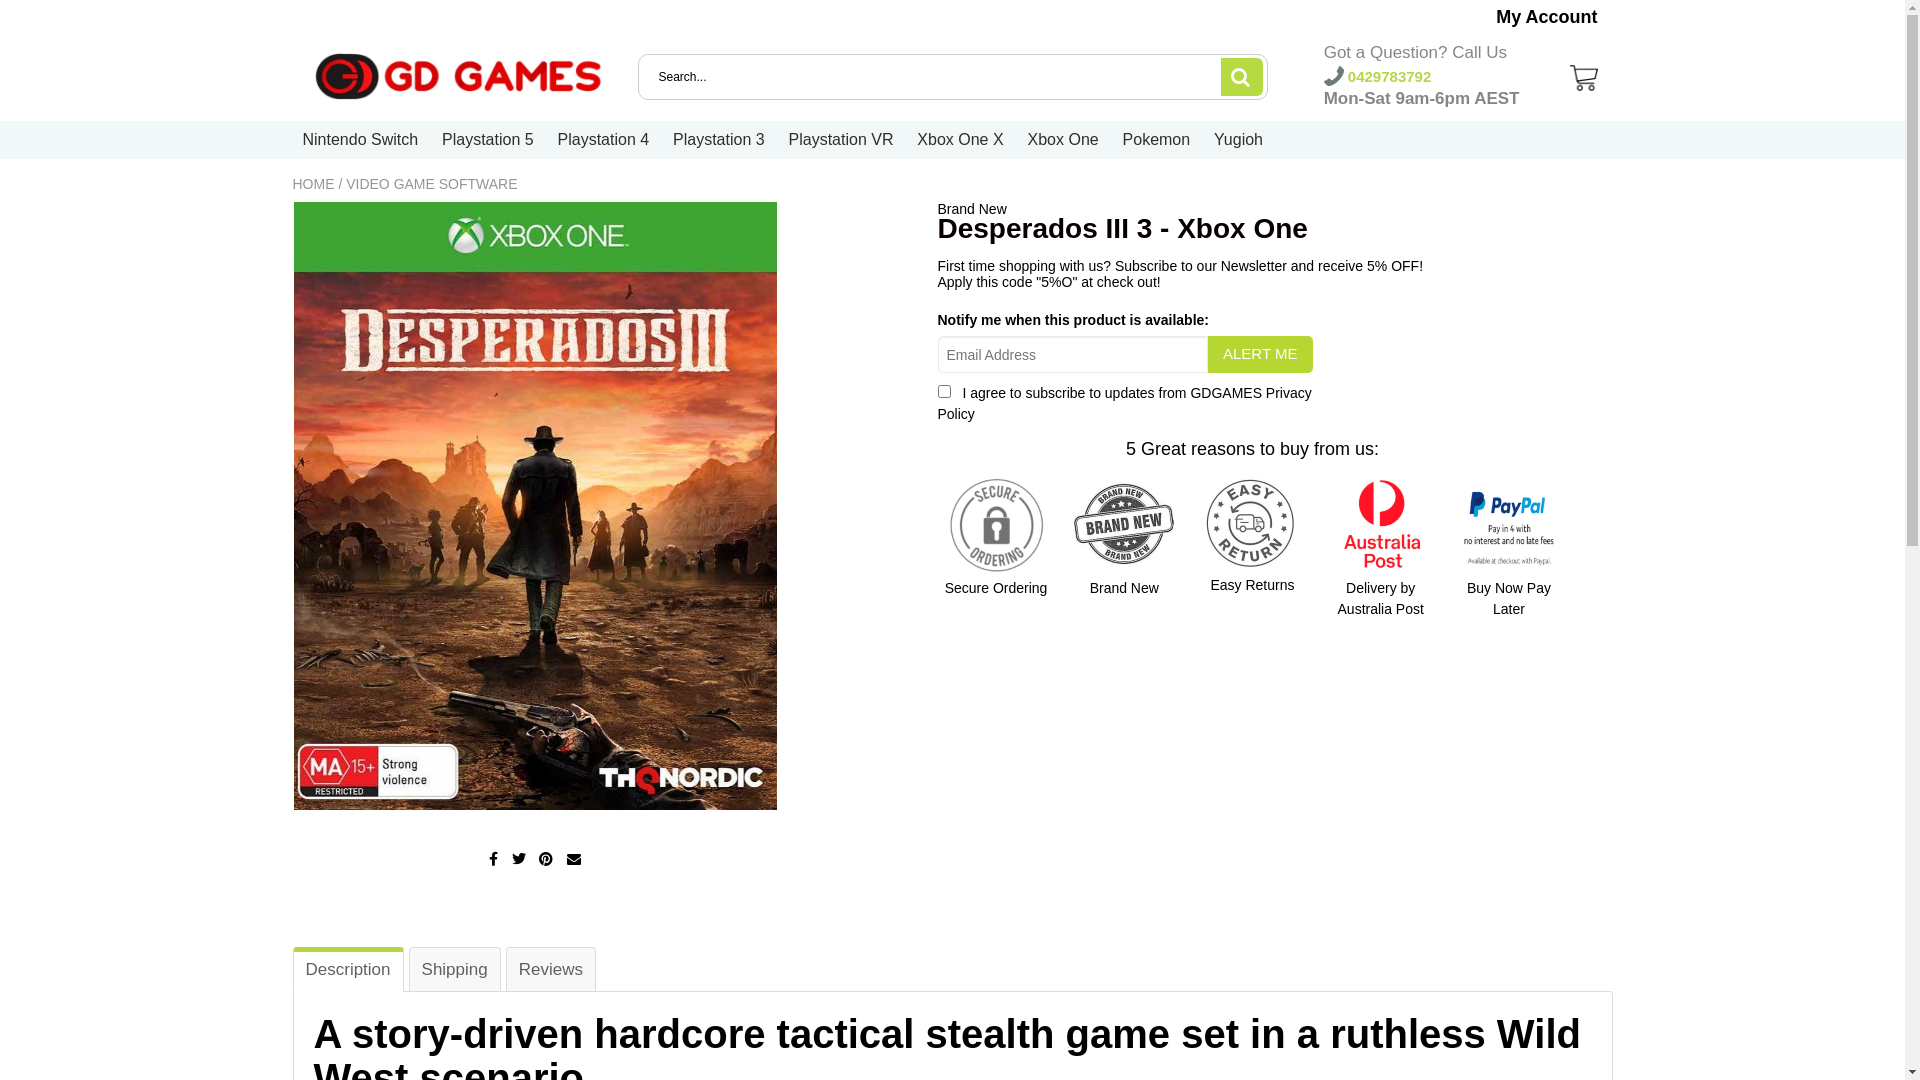 This screenshot has height=1080, width=1920. I want to click on 'Shipping', so click(407, 968).